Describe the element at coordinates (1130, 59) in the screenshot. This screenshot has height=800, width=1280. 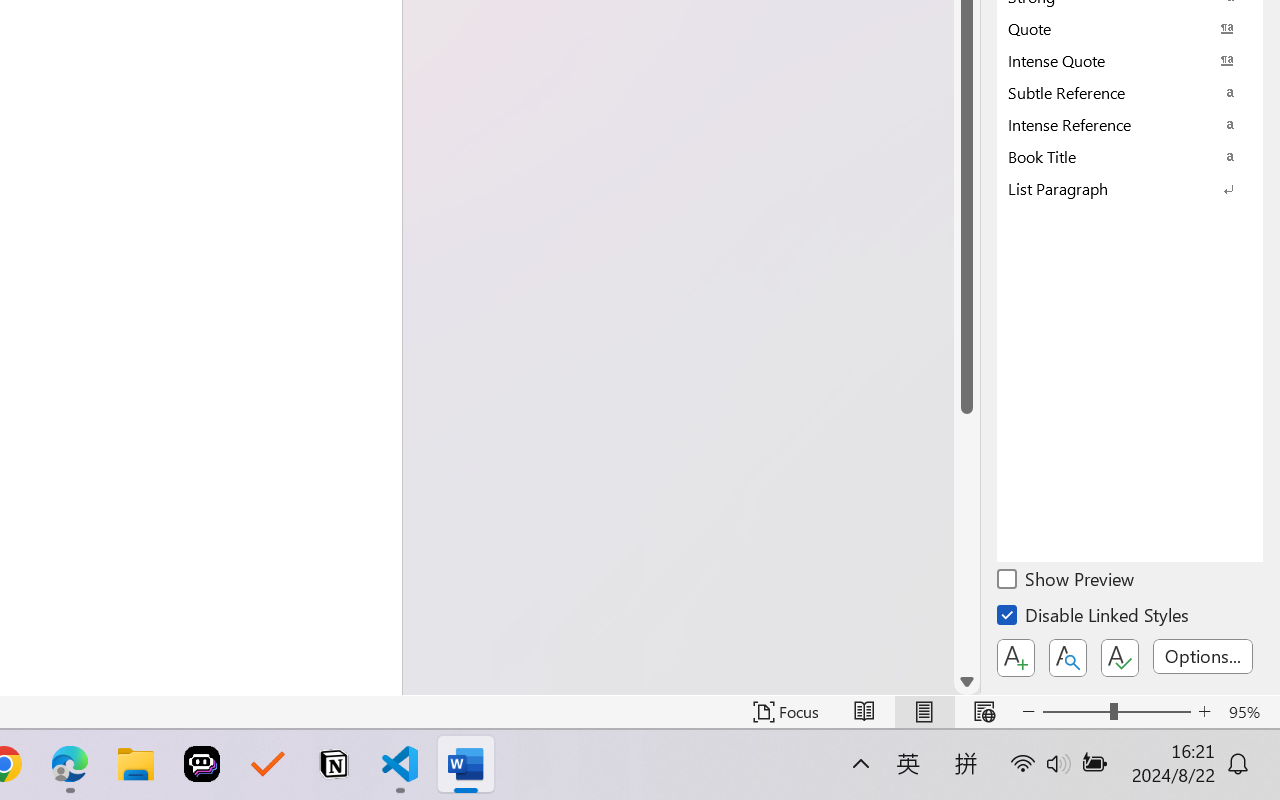
I see `'Intense Quote'` at that location.